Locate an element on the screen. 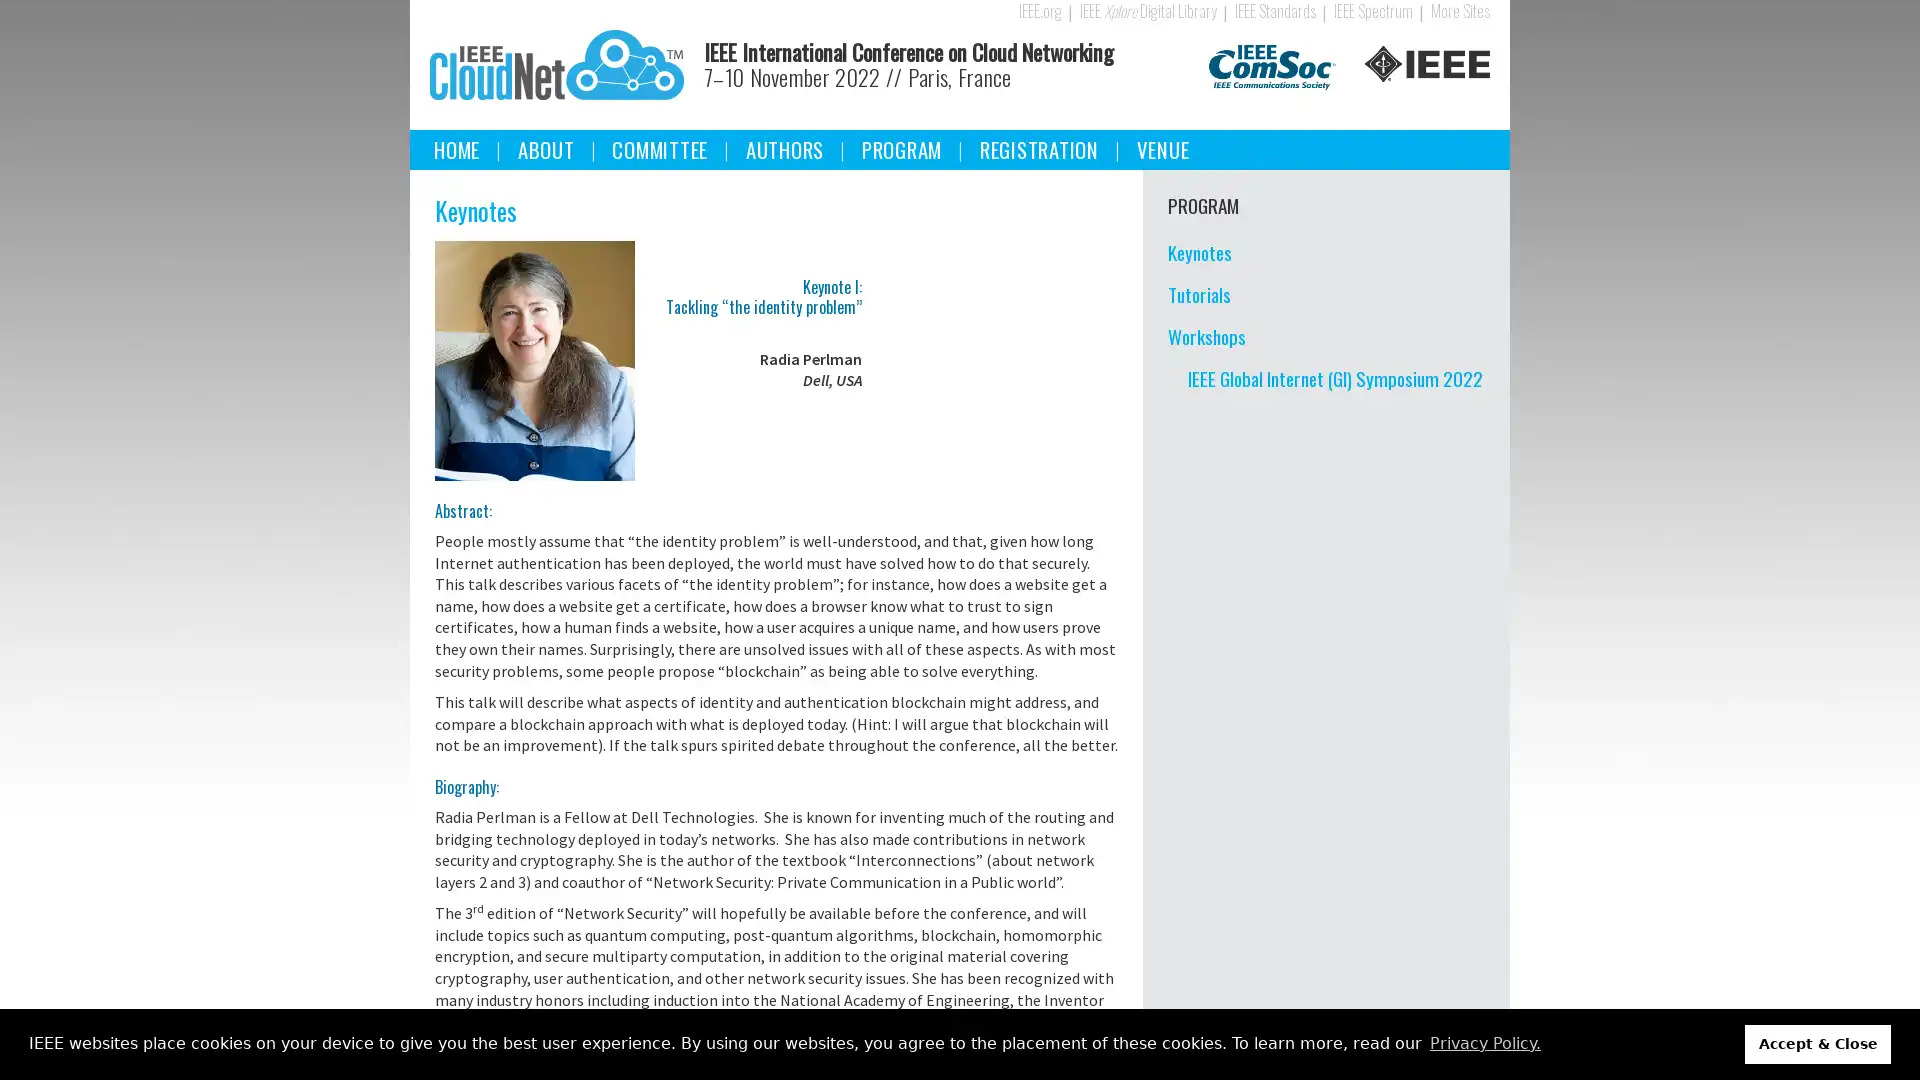 This screenshot has width=1920, height=1080. dismiss cookie message is located at coordinates (1818, 1043).